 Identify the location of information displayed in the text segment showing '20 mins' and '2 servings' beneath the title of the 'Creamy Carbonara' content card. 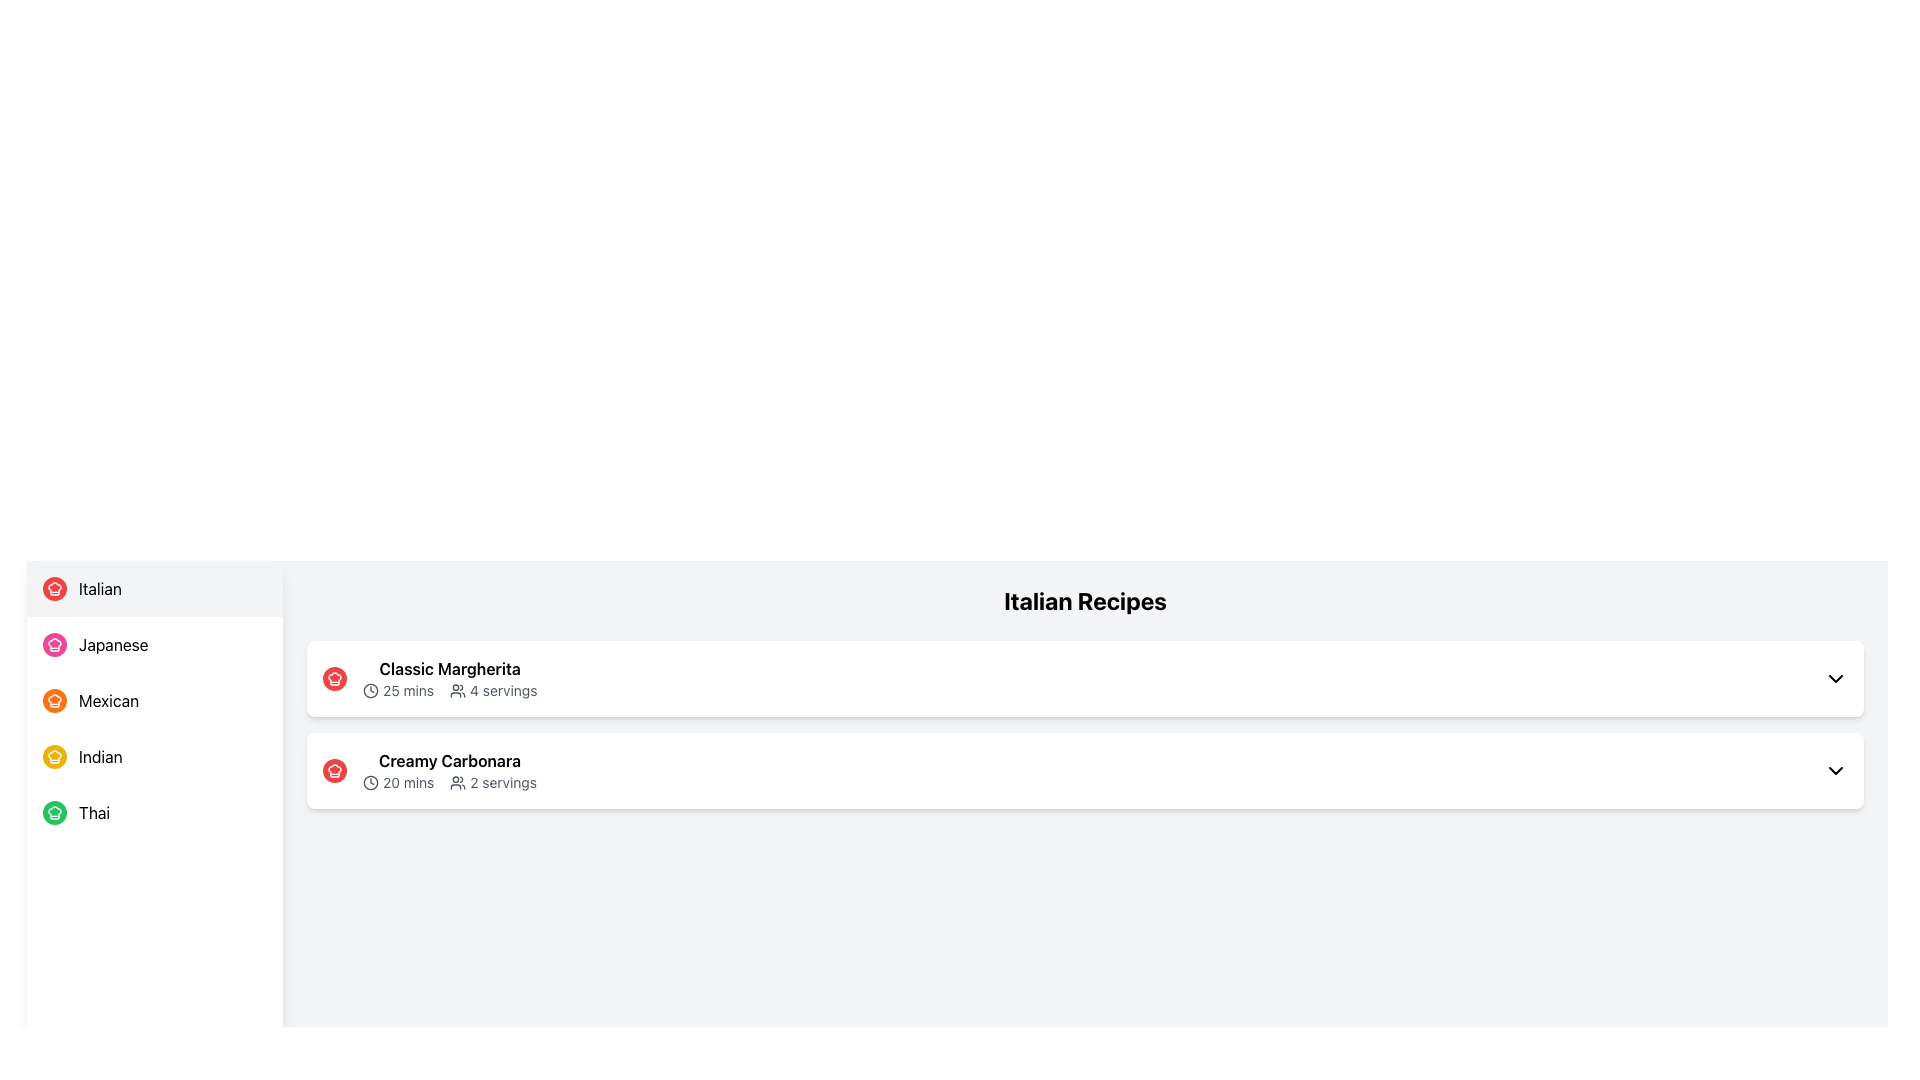
(449, 782).